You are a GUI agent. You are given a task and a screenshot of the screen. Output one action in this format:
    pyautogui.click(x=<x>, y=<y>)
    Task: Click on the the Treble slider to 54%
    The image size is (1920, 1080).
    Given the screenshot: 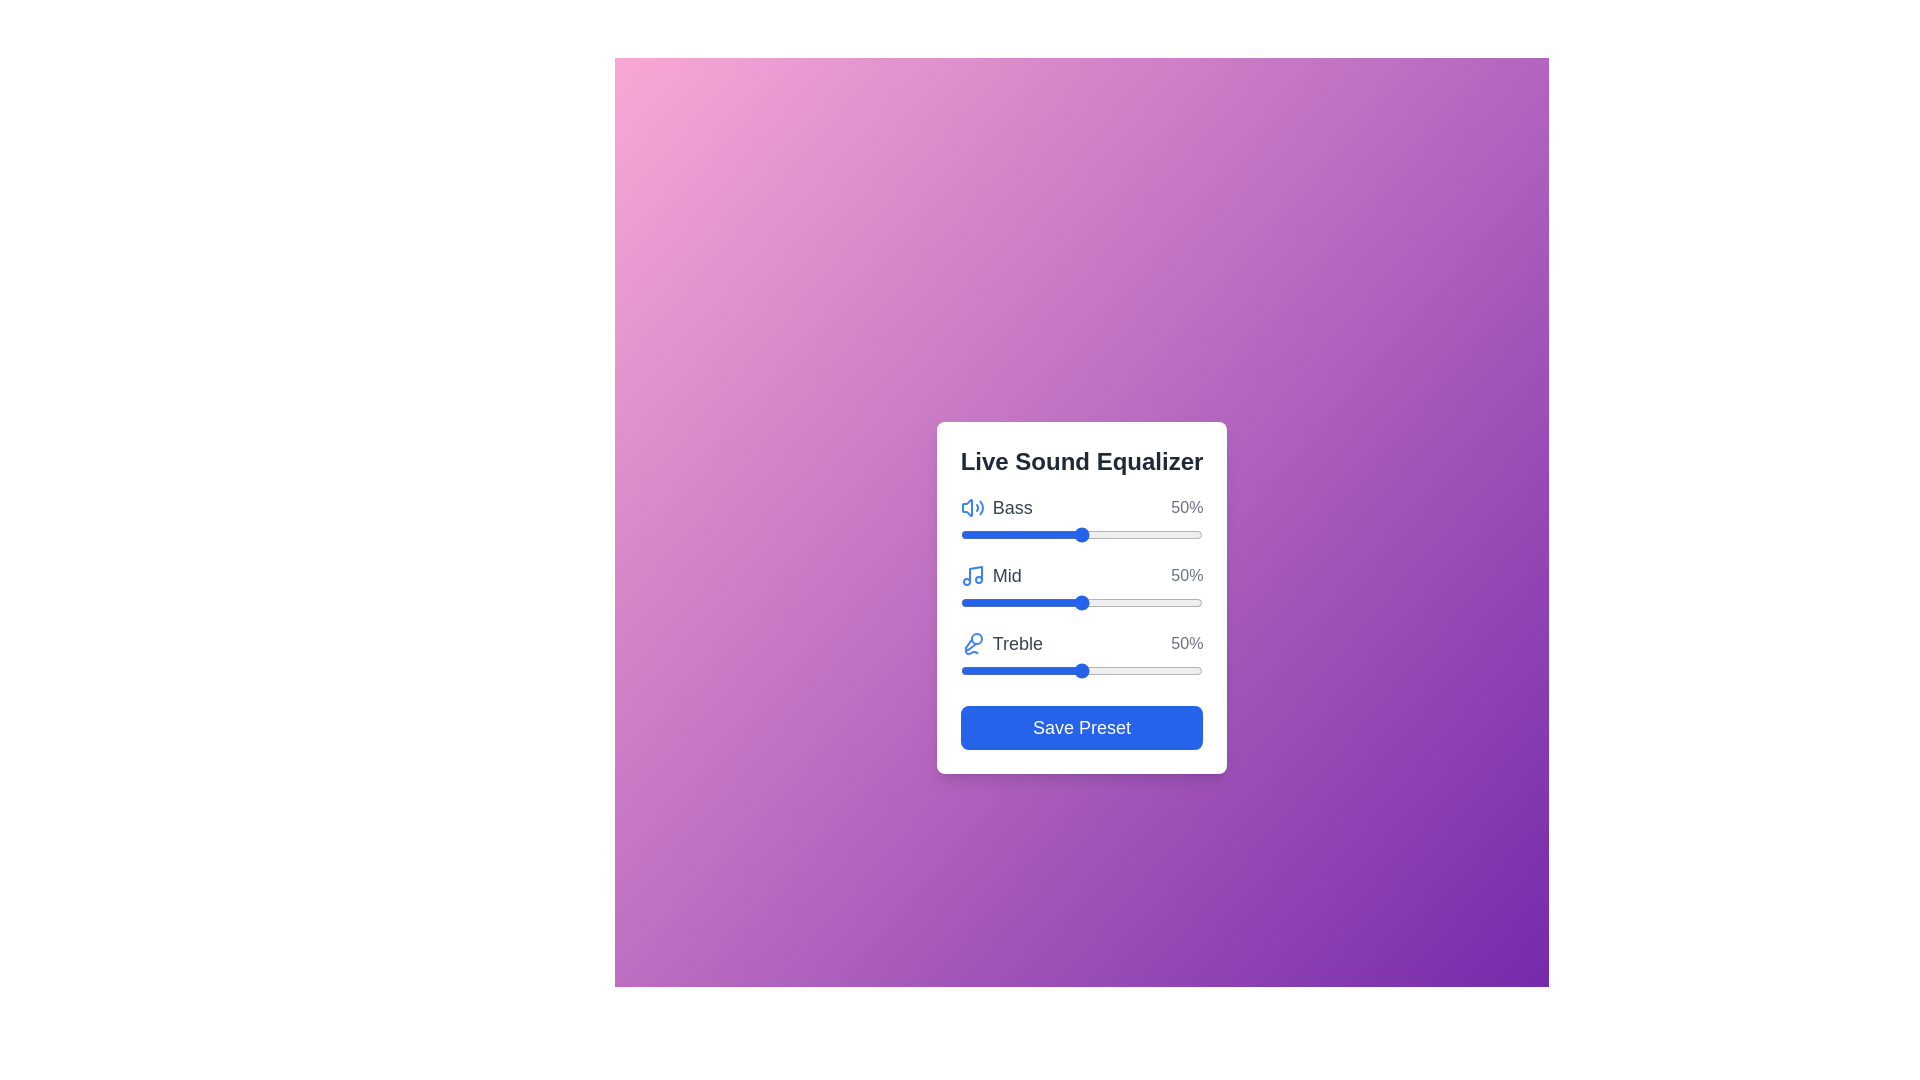 What is the action you would take?
    pyautogui.click(x=1090, y=671)
    